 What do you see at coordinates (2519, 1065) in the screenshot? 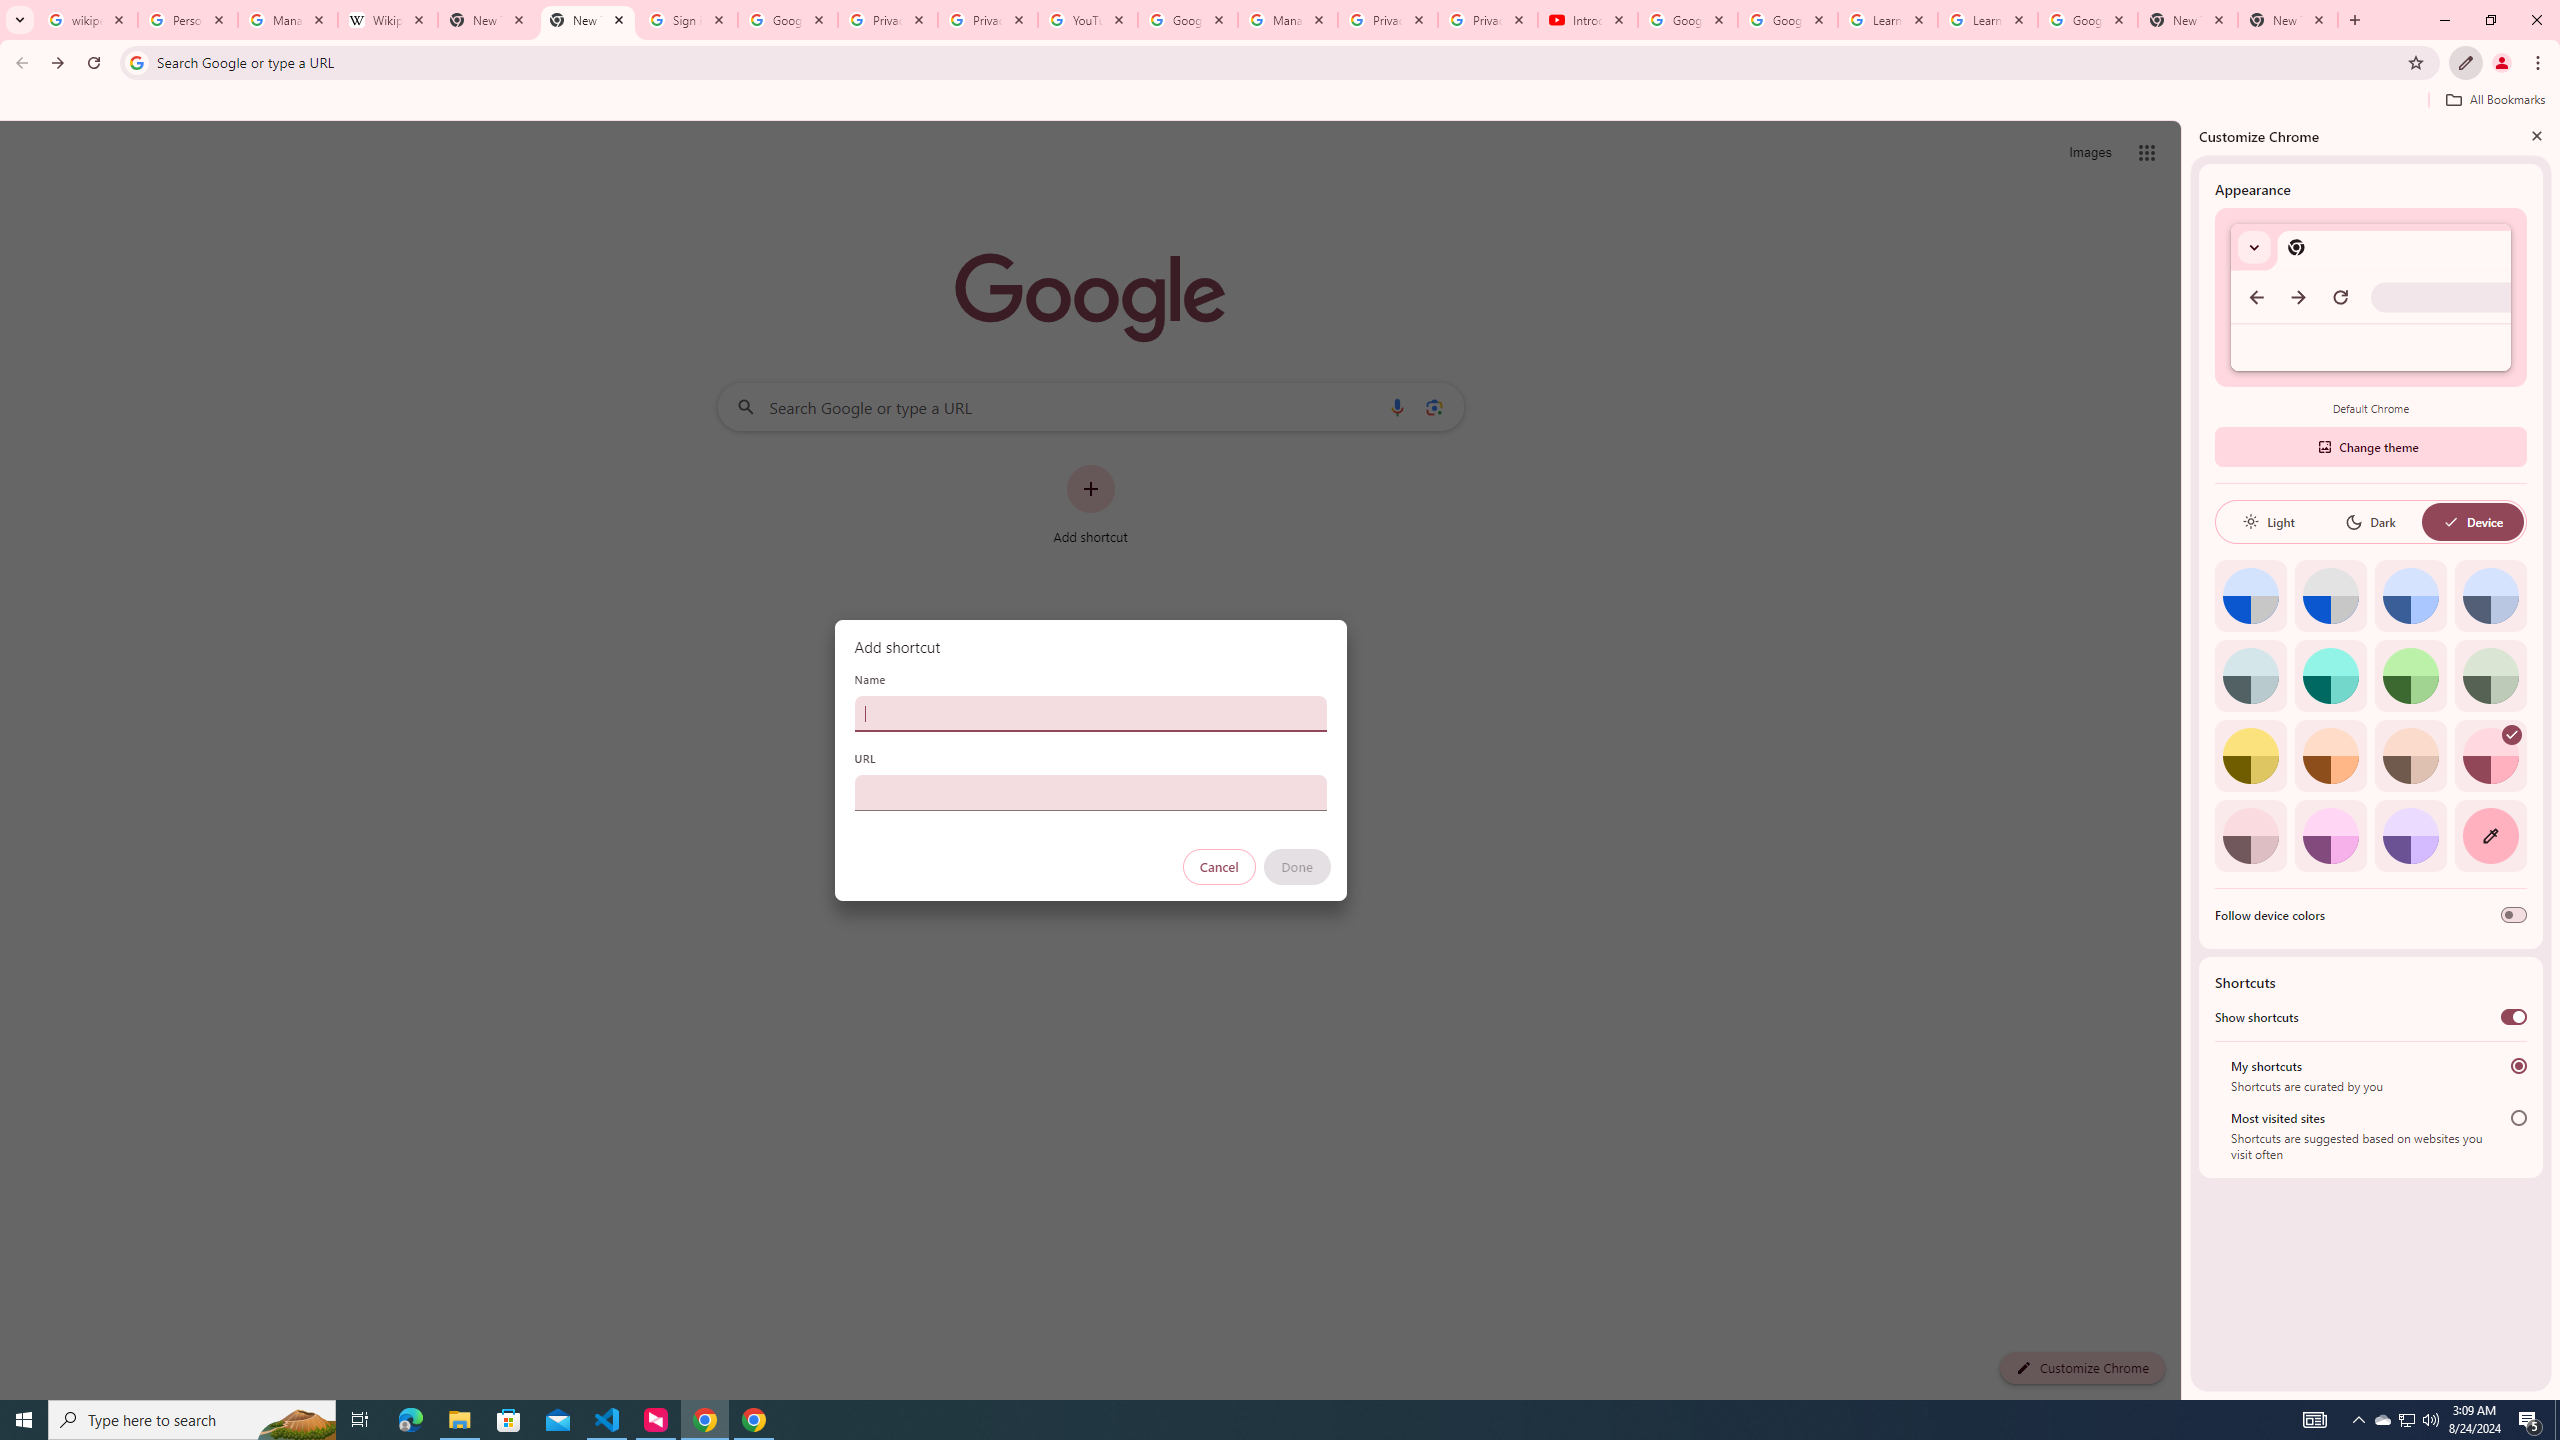
I see `'My shortcuts'` at bounding box center [2519, 1065].